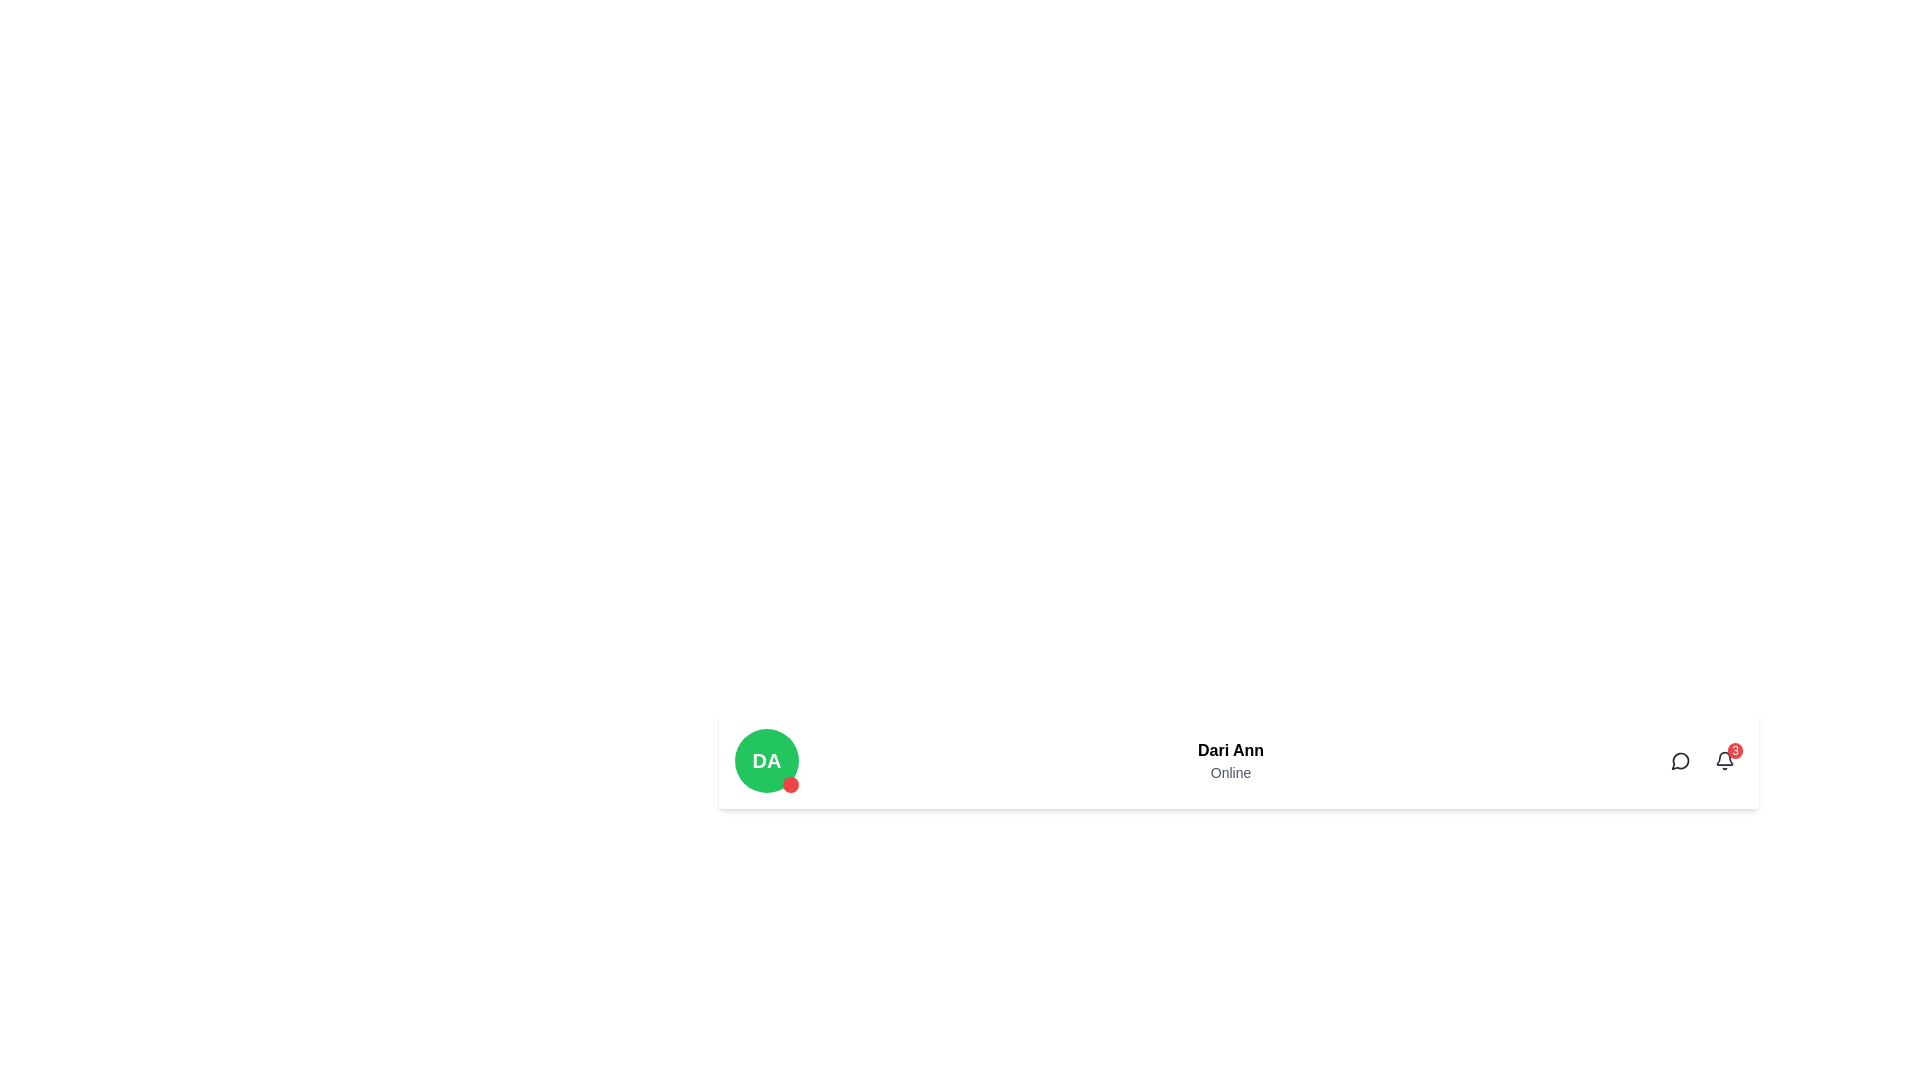  What do you see at coordinates (1734, 751) in the screenshot?
I see `the Notification Badge located at the top-right corner of the navigation bar, which indicates the number of notifications associated with the bell icon` at bounding box center [1734, 751].